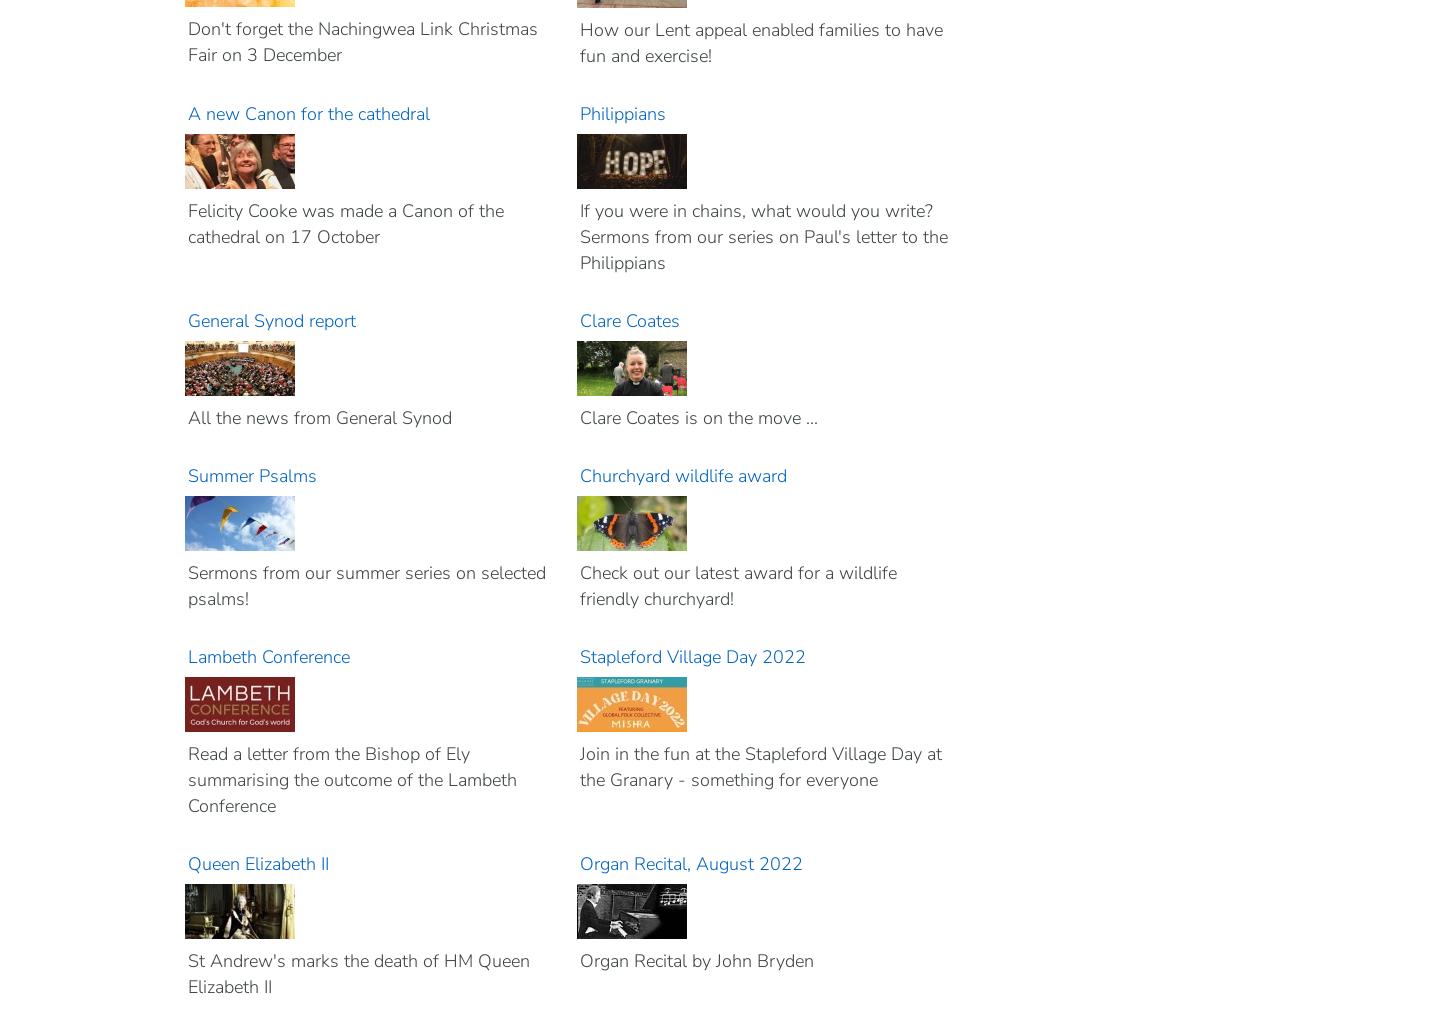  I want to click on 'Join in the fun at the Stapleford Village Day at the Granary - something for everyone', so click(759, 765).